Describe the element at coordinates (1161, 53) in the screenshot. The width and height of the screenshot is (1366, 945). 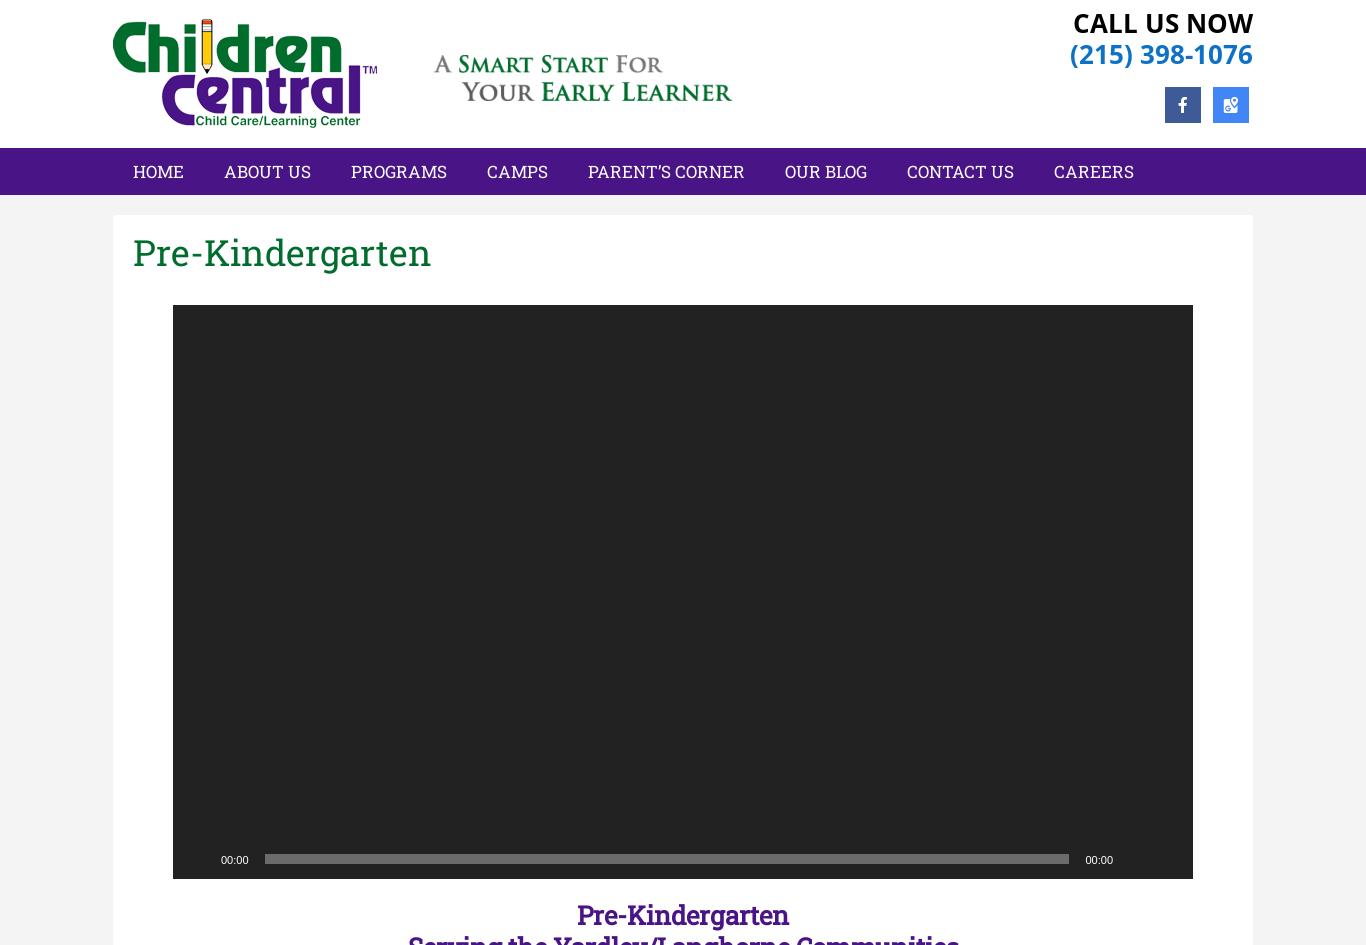
I see `'(215) 398-1076'` at that location.